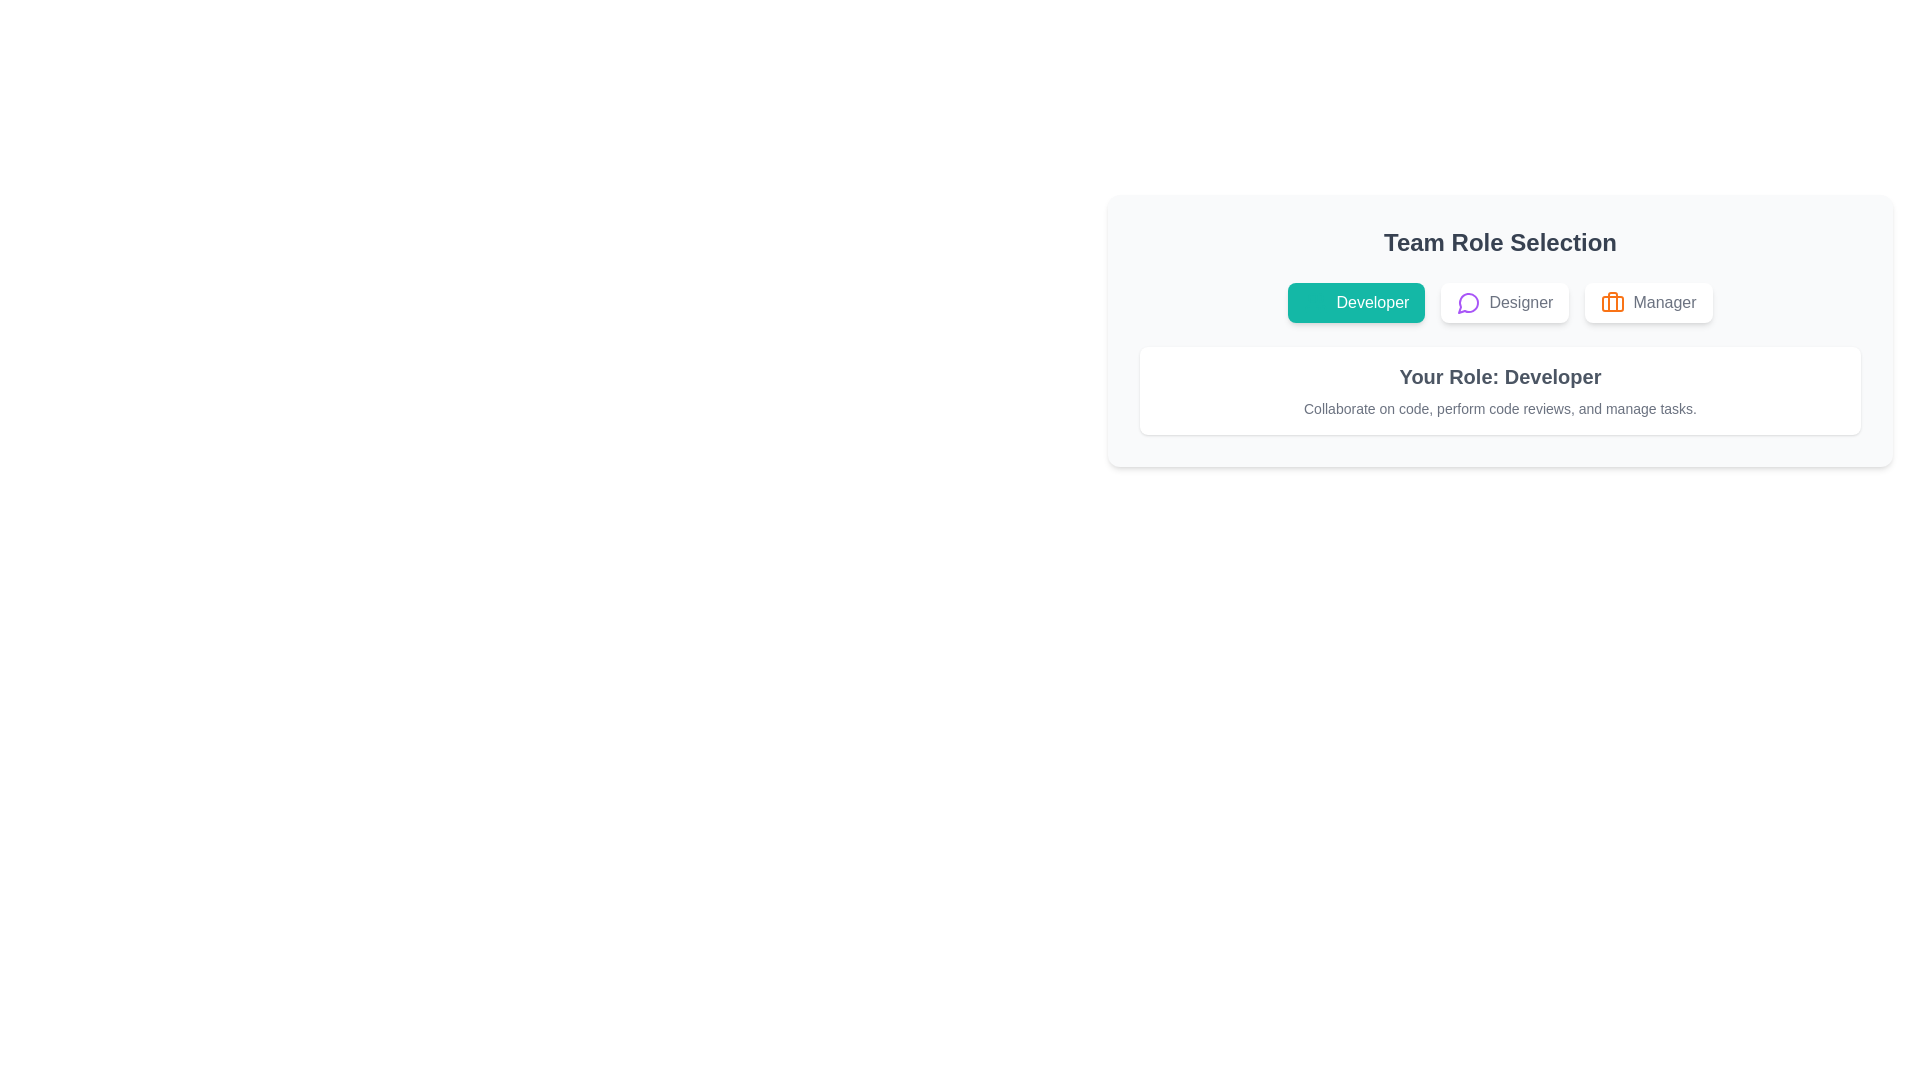 The width and height of the screenshot is (1920, 1080). Describe the element at coordinates (1648, 303) in the screenshot. I see `the 'Manager' button, which is a rounded rectangular button with a briefcase icon and transitions from white to teal on hover, located under 'Team Role Selection'` at that location.